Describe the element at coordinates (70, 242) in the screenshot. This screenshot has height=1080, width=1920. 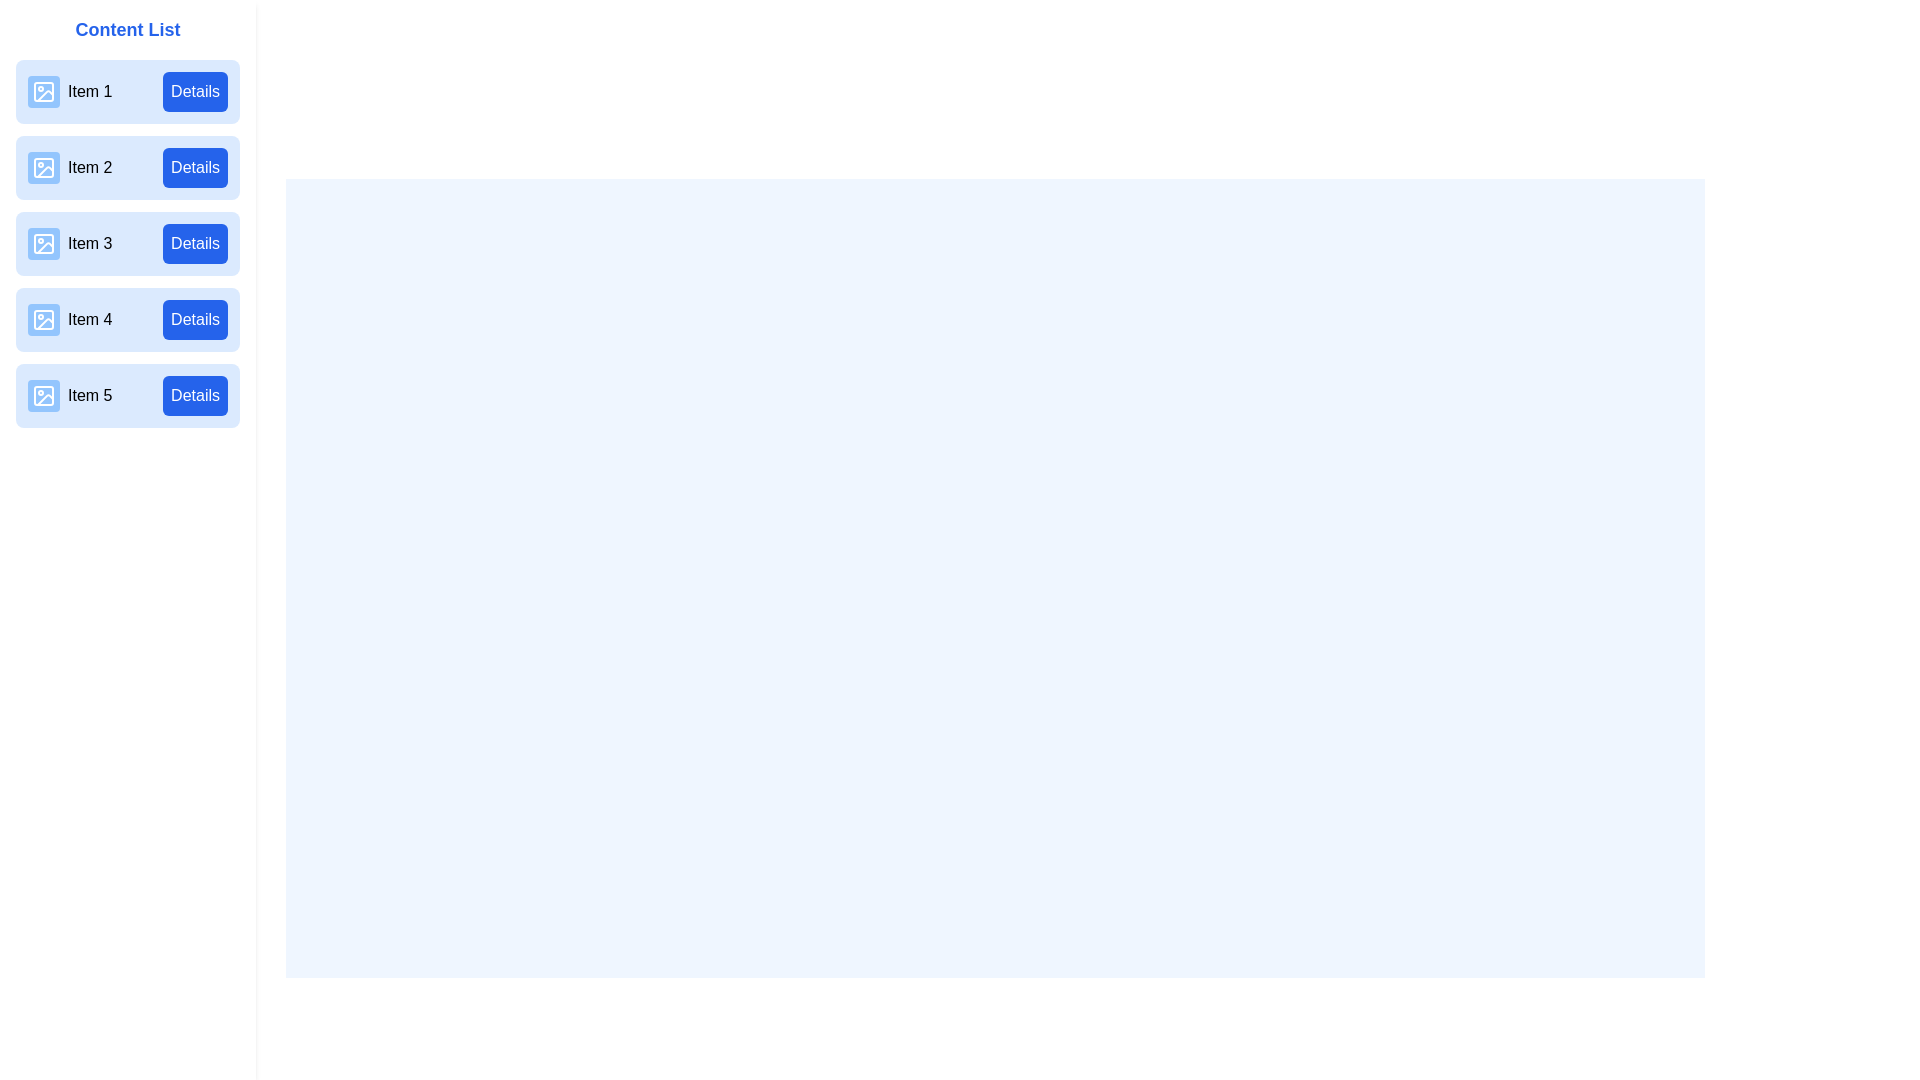
I see `the descriptive text label that represents the associated content or item, located in the middle of the left column of a vertically scrolling list` at that location.